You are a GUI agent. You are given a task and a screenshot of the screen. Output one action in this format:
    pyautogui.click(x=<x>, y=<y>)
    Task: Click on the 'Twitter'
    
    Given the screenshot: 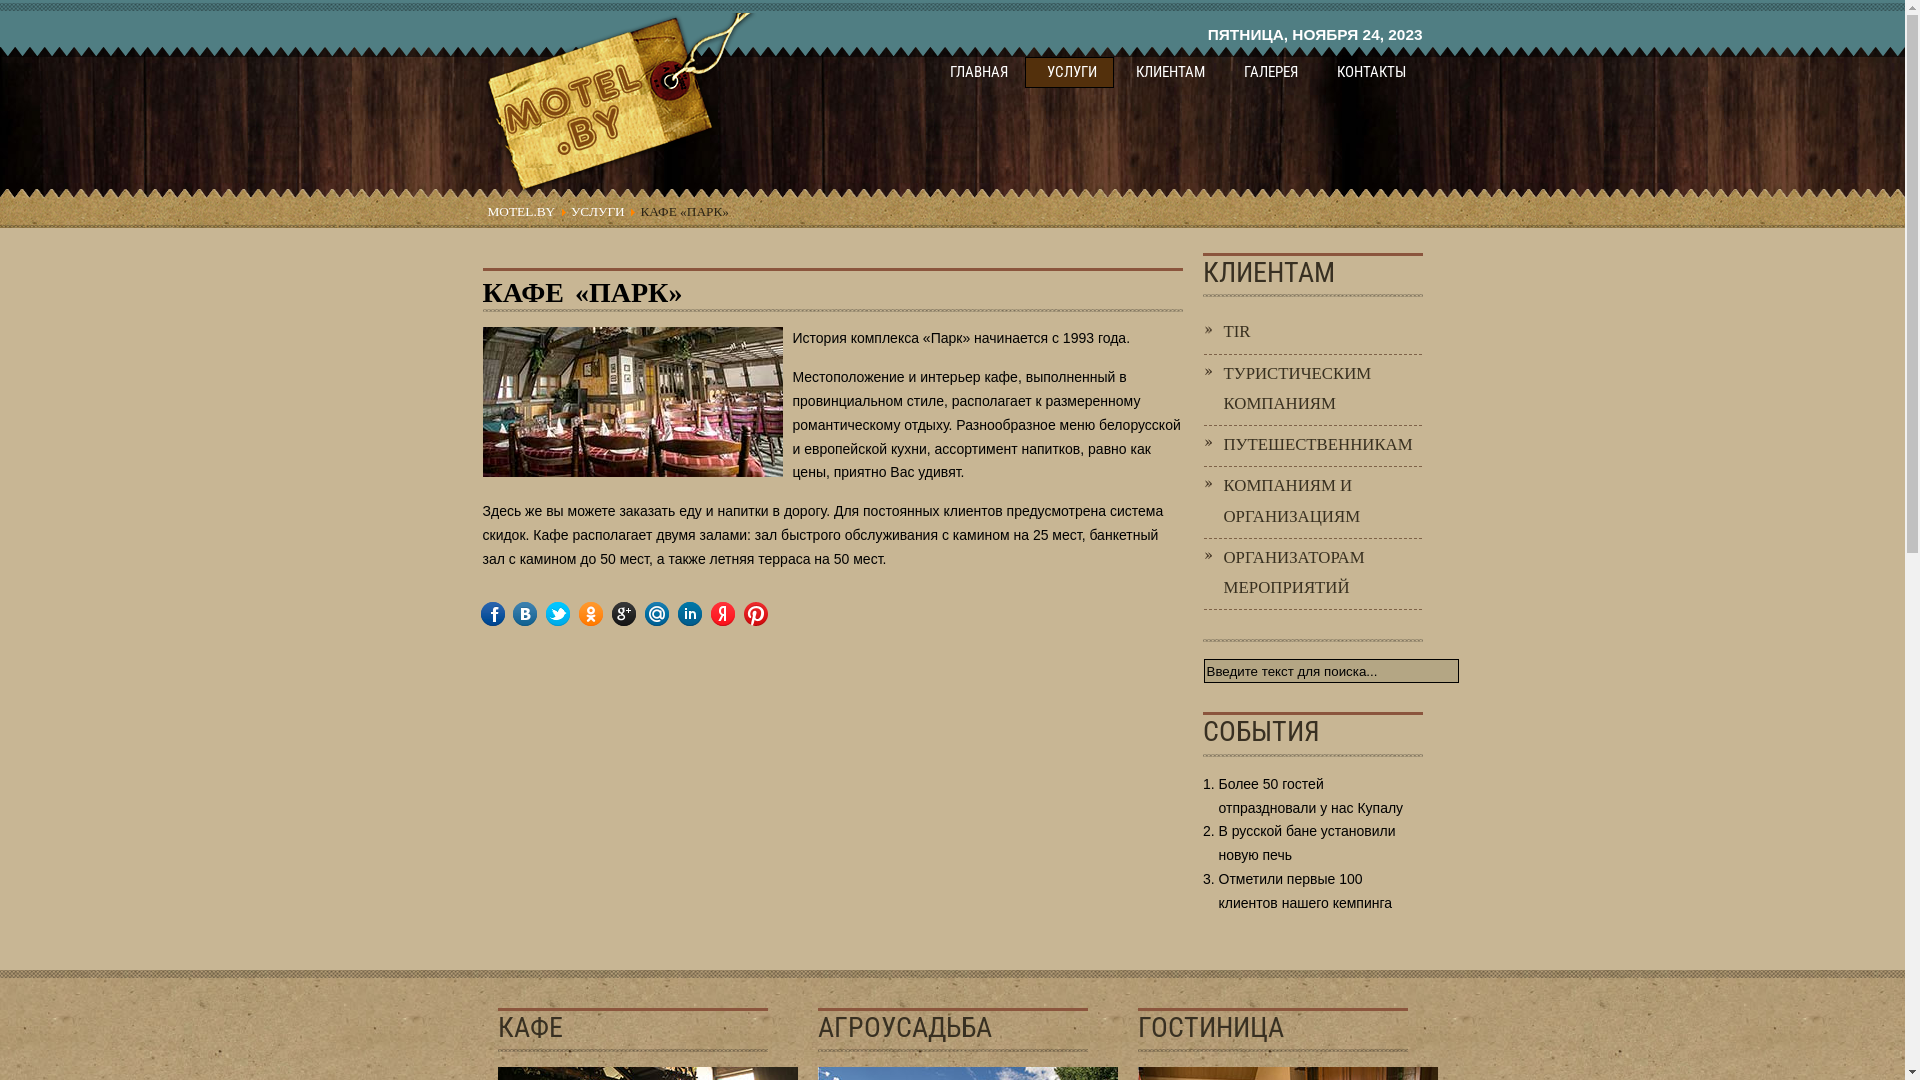 What is the action you would take?
    pyautogui.click(x=557, y=612)
    